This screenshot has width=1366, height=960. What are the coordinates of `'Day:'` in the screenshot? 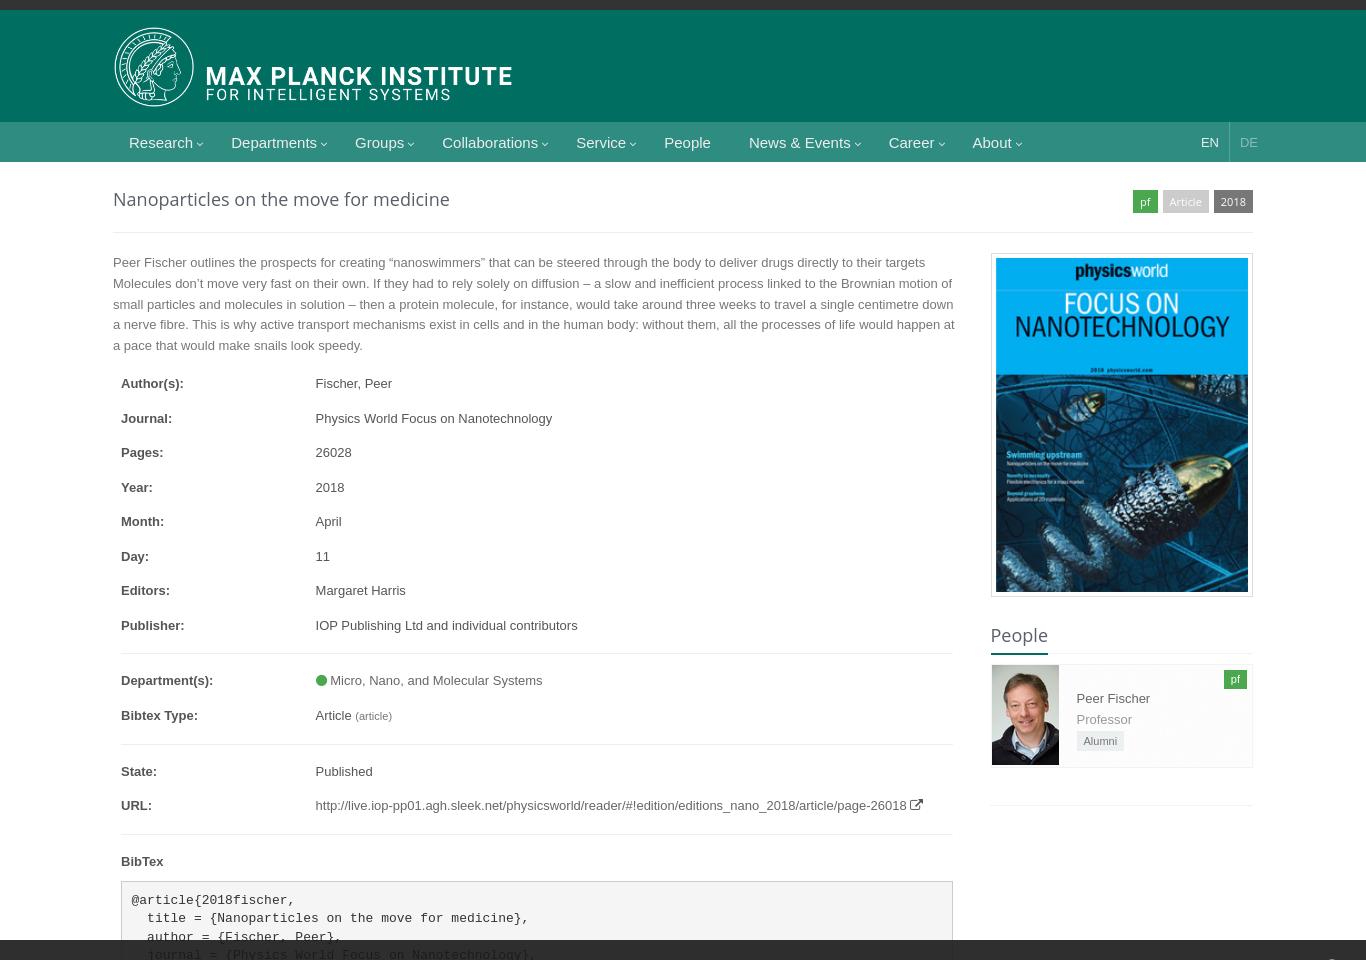 It's located at (133, 555).